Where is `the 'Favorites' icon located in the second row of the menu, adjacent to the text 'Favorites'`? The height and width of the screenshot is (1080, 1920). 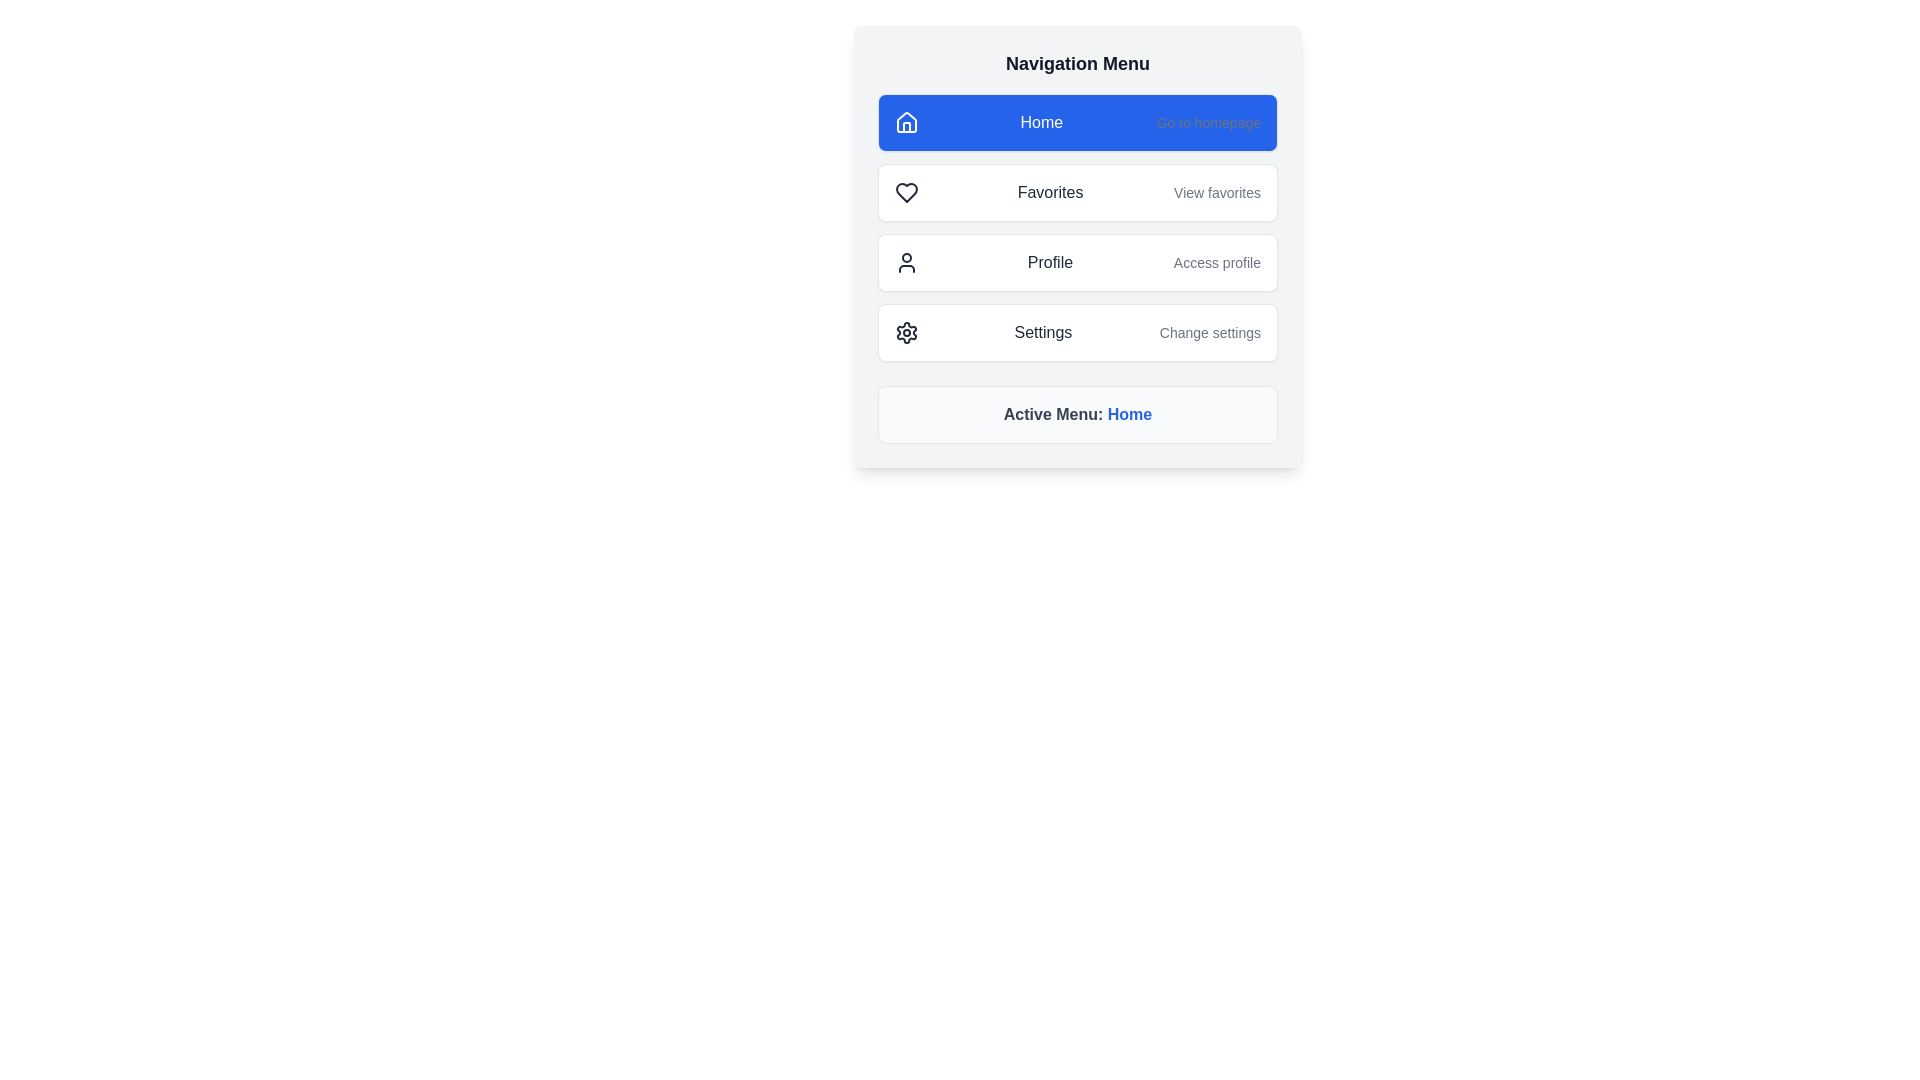
the 'Favorites' icon located in the second row of the menu, adjacent to the text 'Favorites' is located at coordinates (906, 192).